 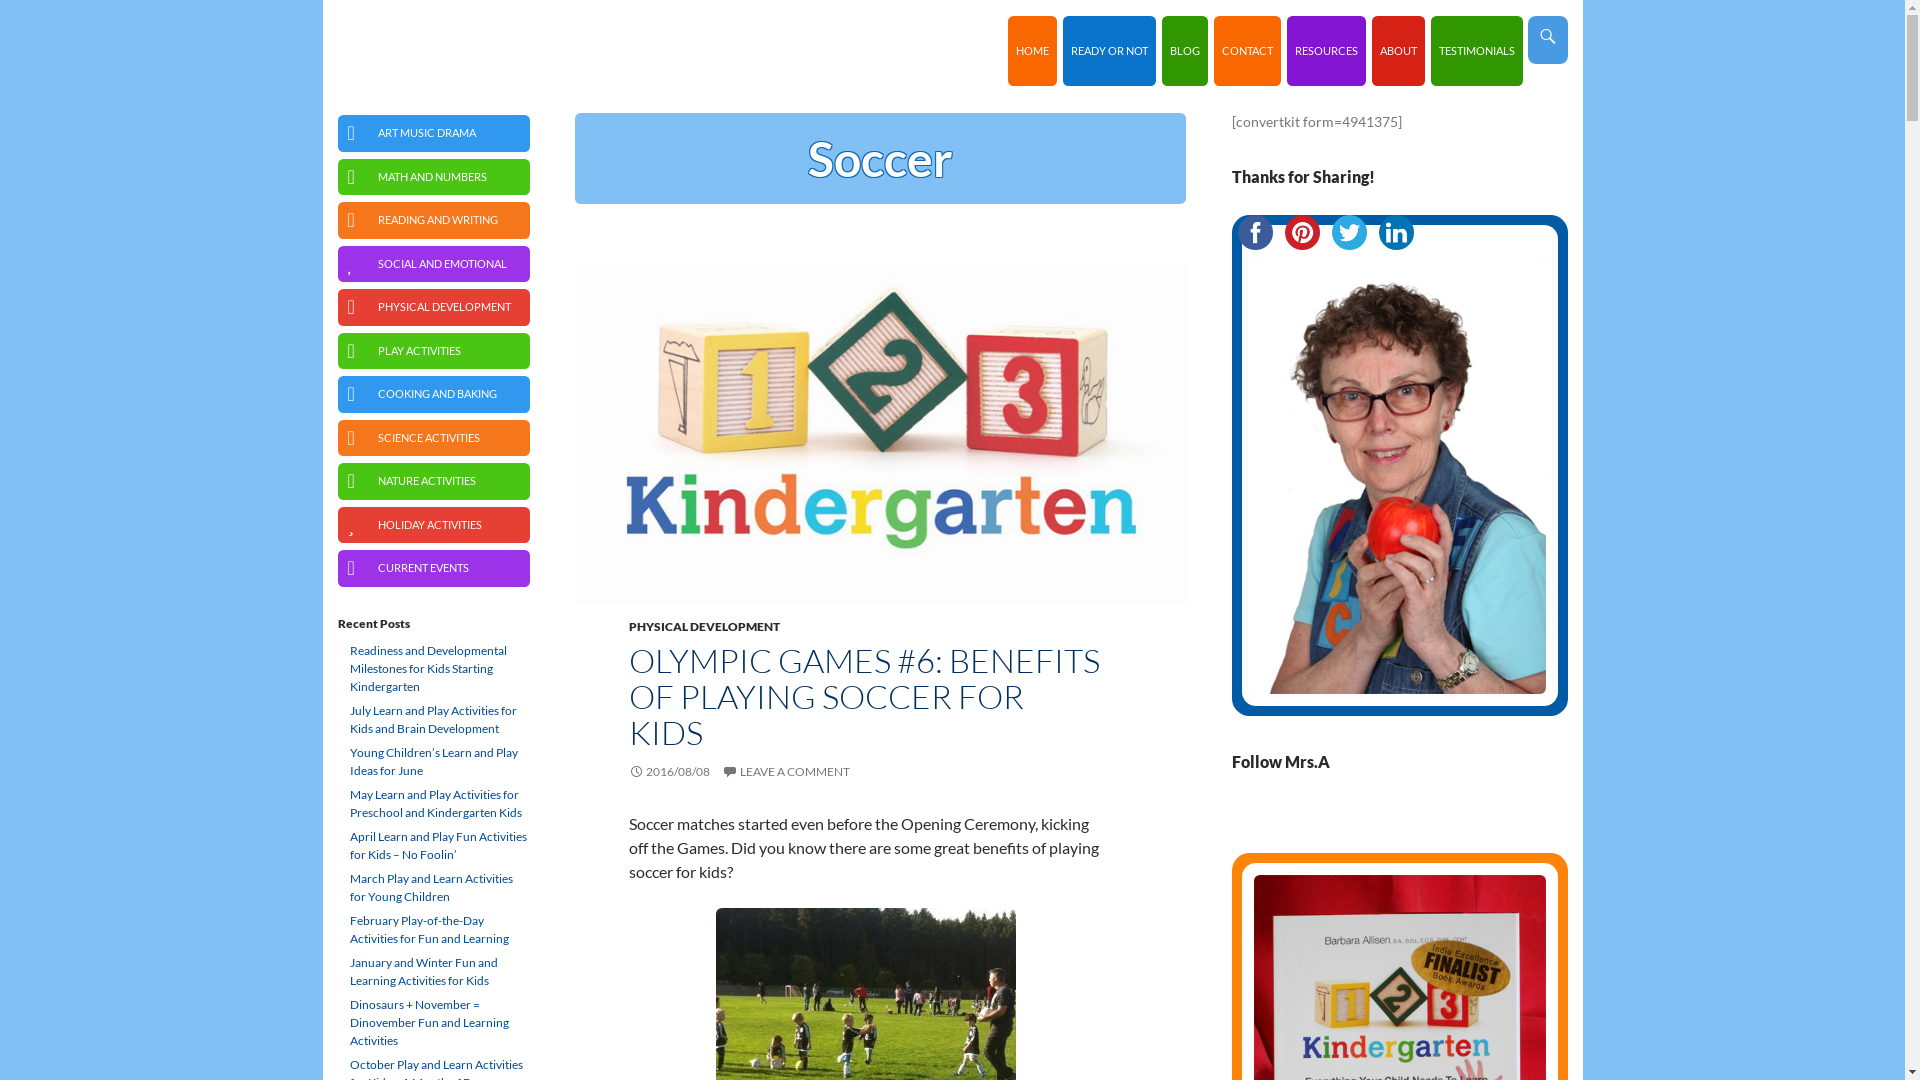 I want to click on 'BLOG', so click(x=1185, y=49).